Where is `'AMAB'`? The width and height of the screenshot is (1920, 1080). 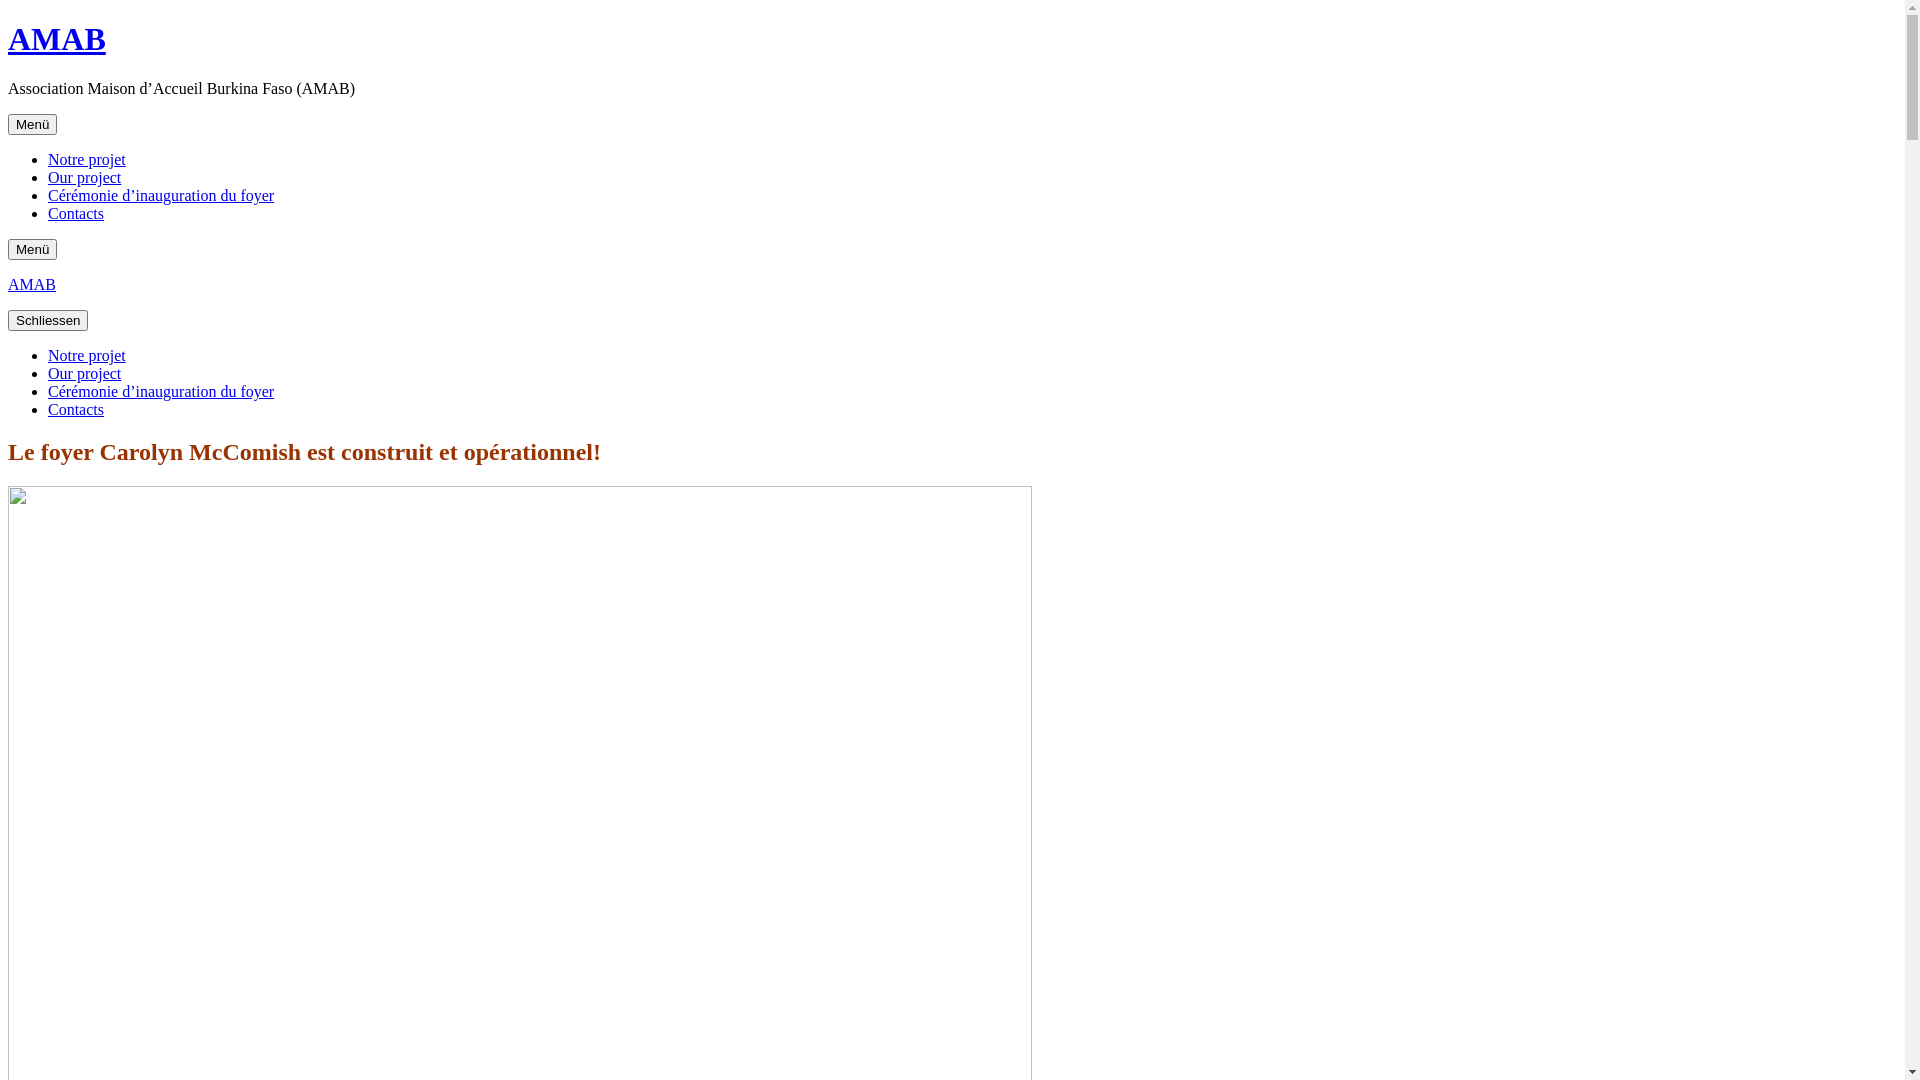 'AMAB' is located at coordinates (32, 284).